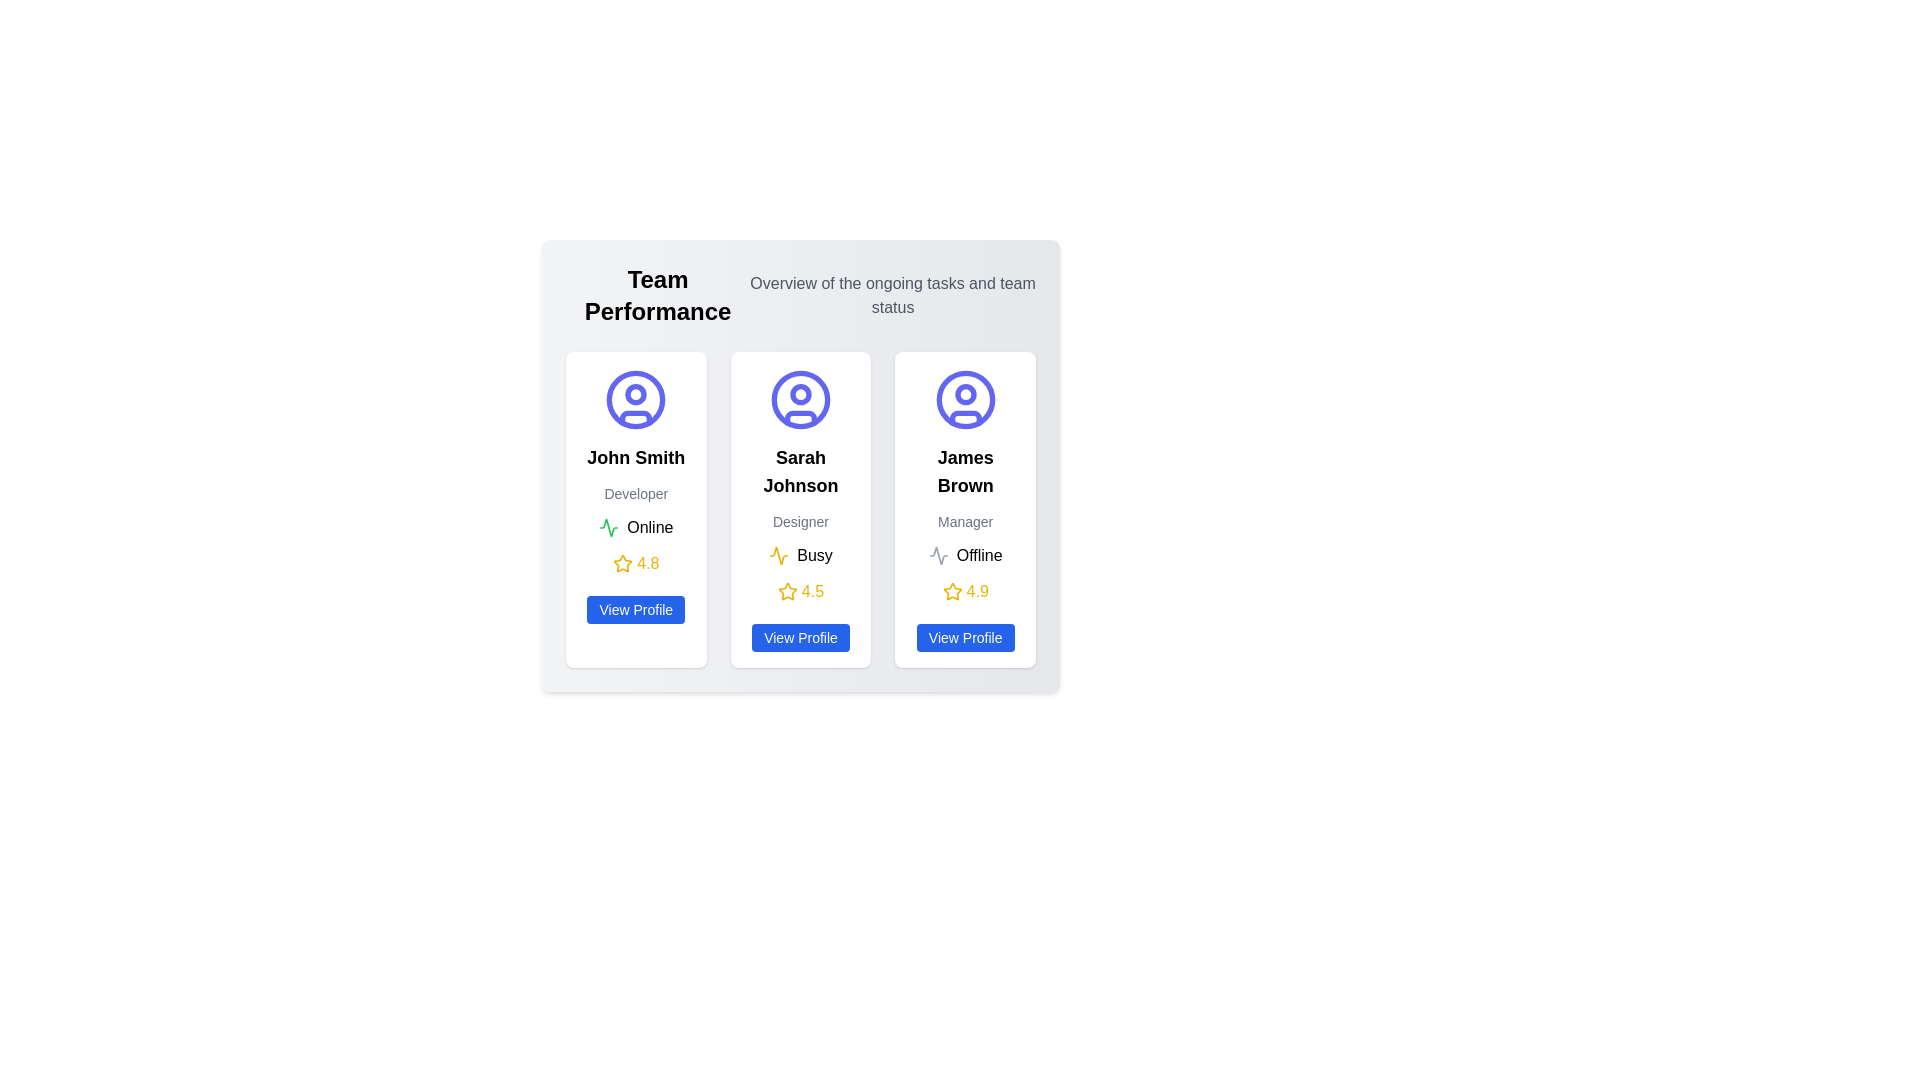  Describe the element at coordinates (635, 493) in the screenshot. I see `the label displaying the word 'Developer' in gray, which is located beneath 'John Smith' and above the status indicator 'Online' in the first card of three cards` at that location.